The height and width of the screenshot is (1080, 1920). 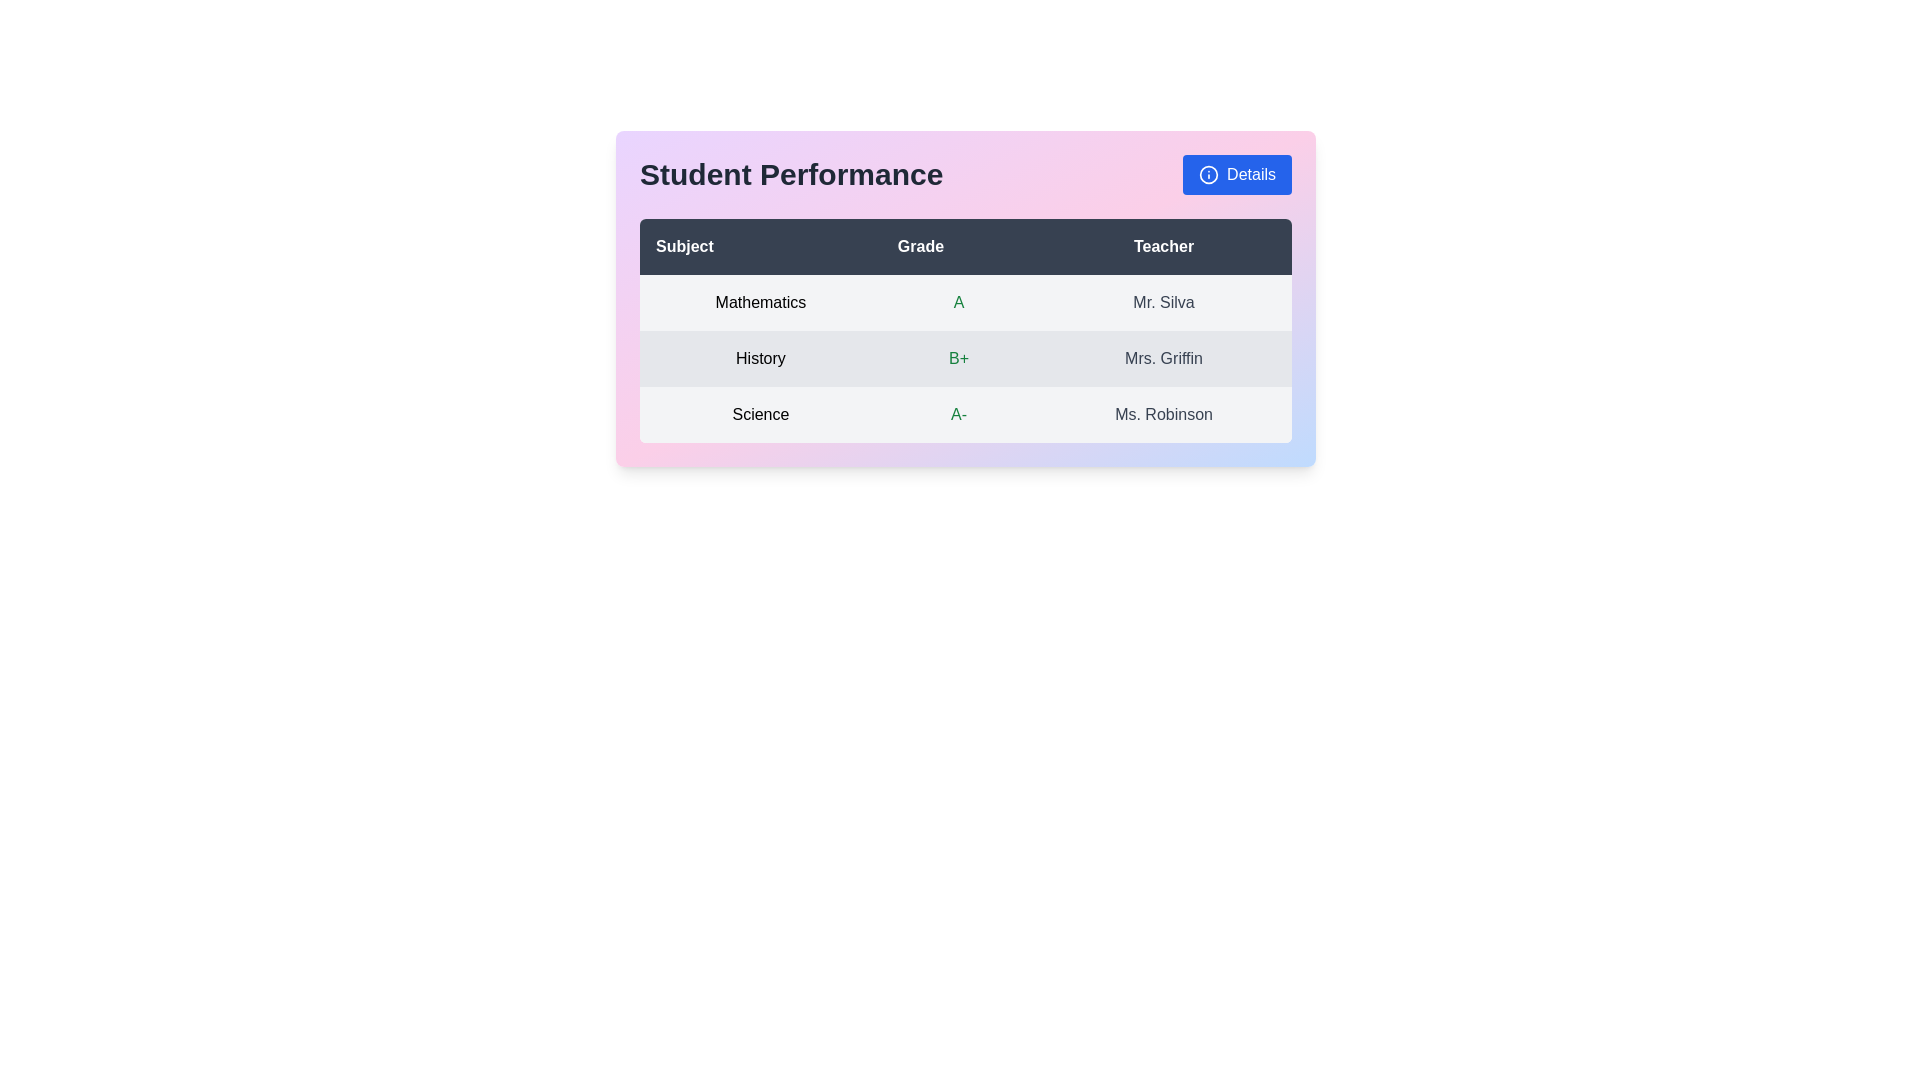 What do you see at coordinates (1236, 173) in the screenshot?
I see `the button located in the upper-right corner of the 'Student Performance' section to change its color` at bounding box center [1236, 173].